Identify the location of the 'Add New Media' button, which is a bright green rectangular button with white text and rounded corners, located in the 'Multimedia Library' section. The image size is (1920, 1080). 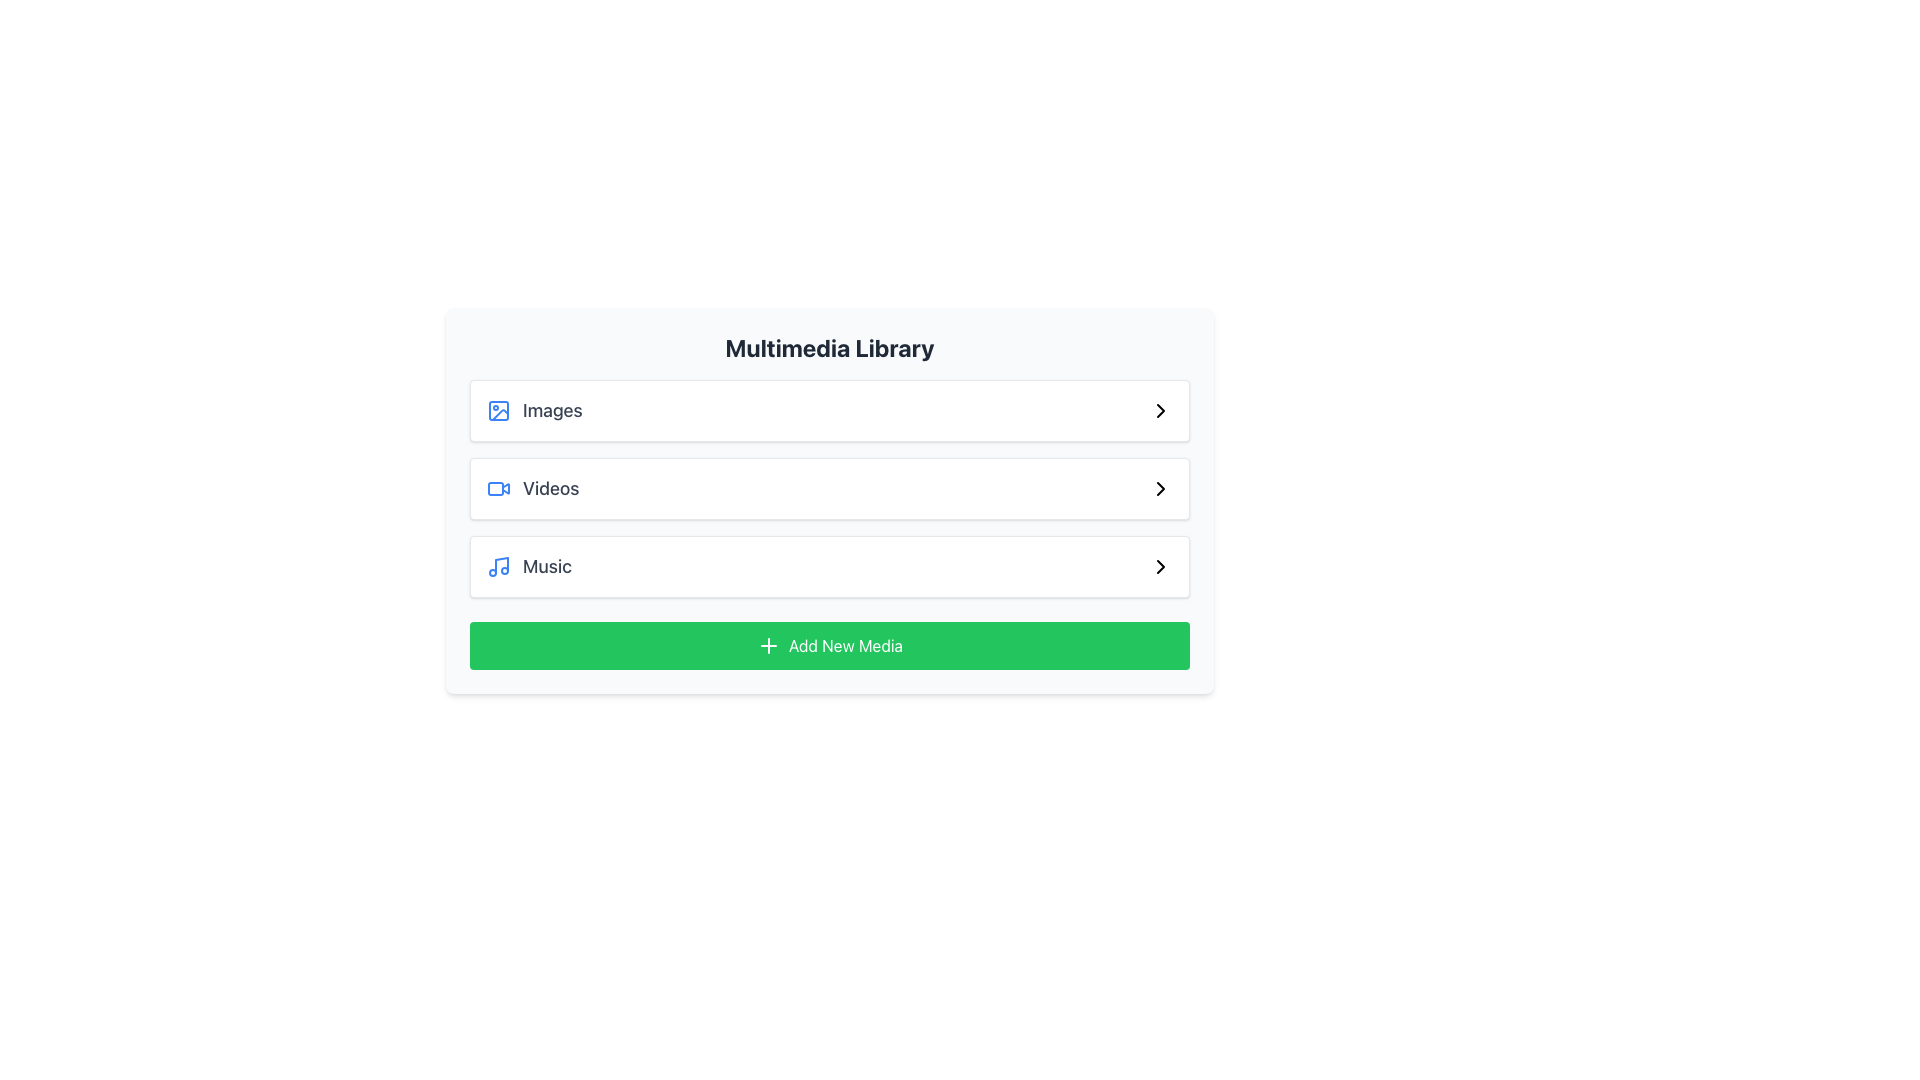
(830, 645).